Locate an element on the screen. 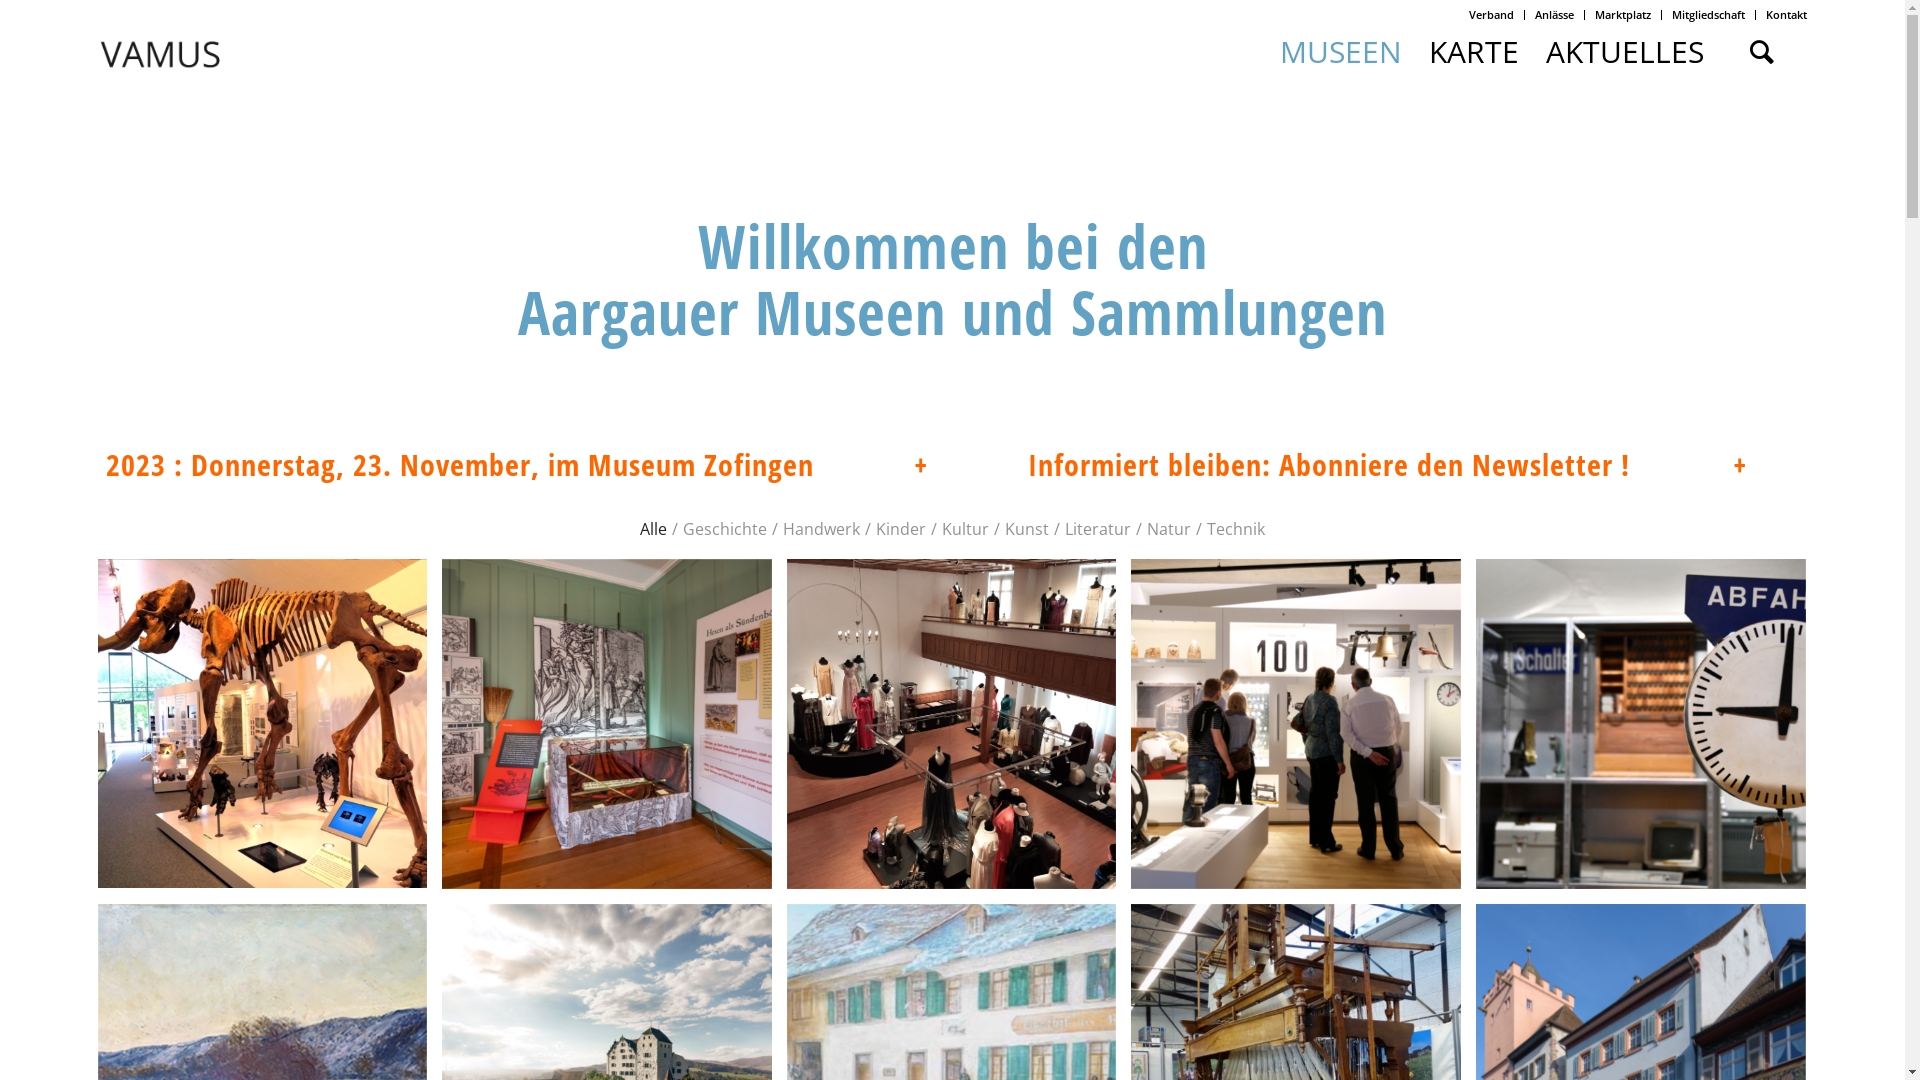 The width and height of the screenshot is (1920, 1080). 'Hexenmuseum' is located at coordinates (605, 722).